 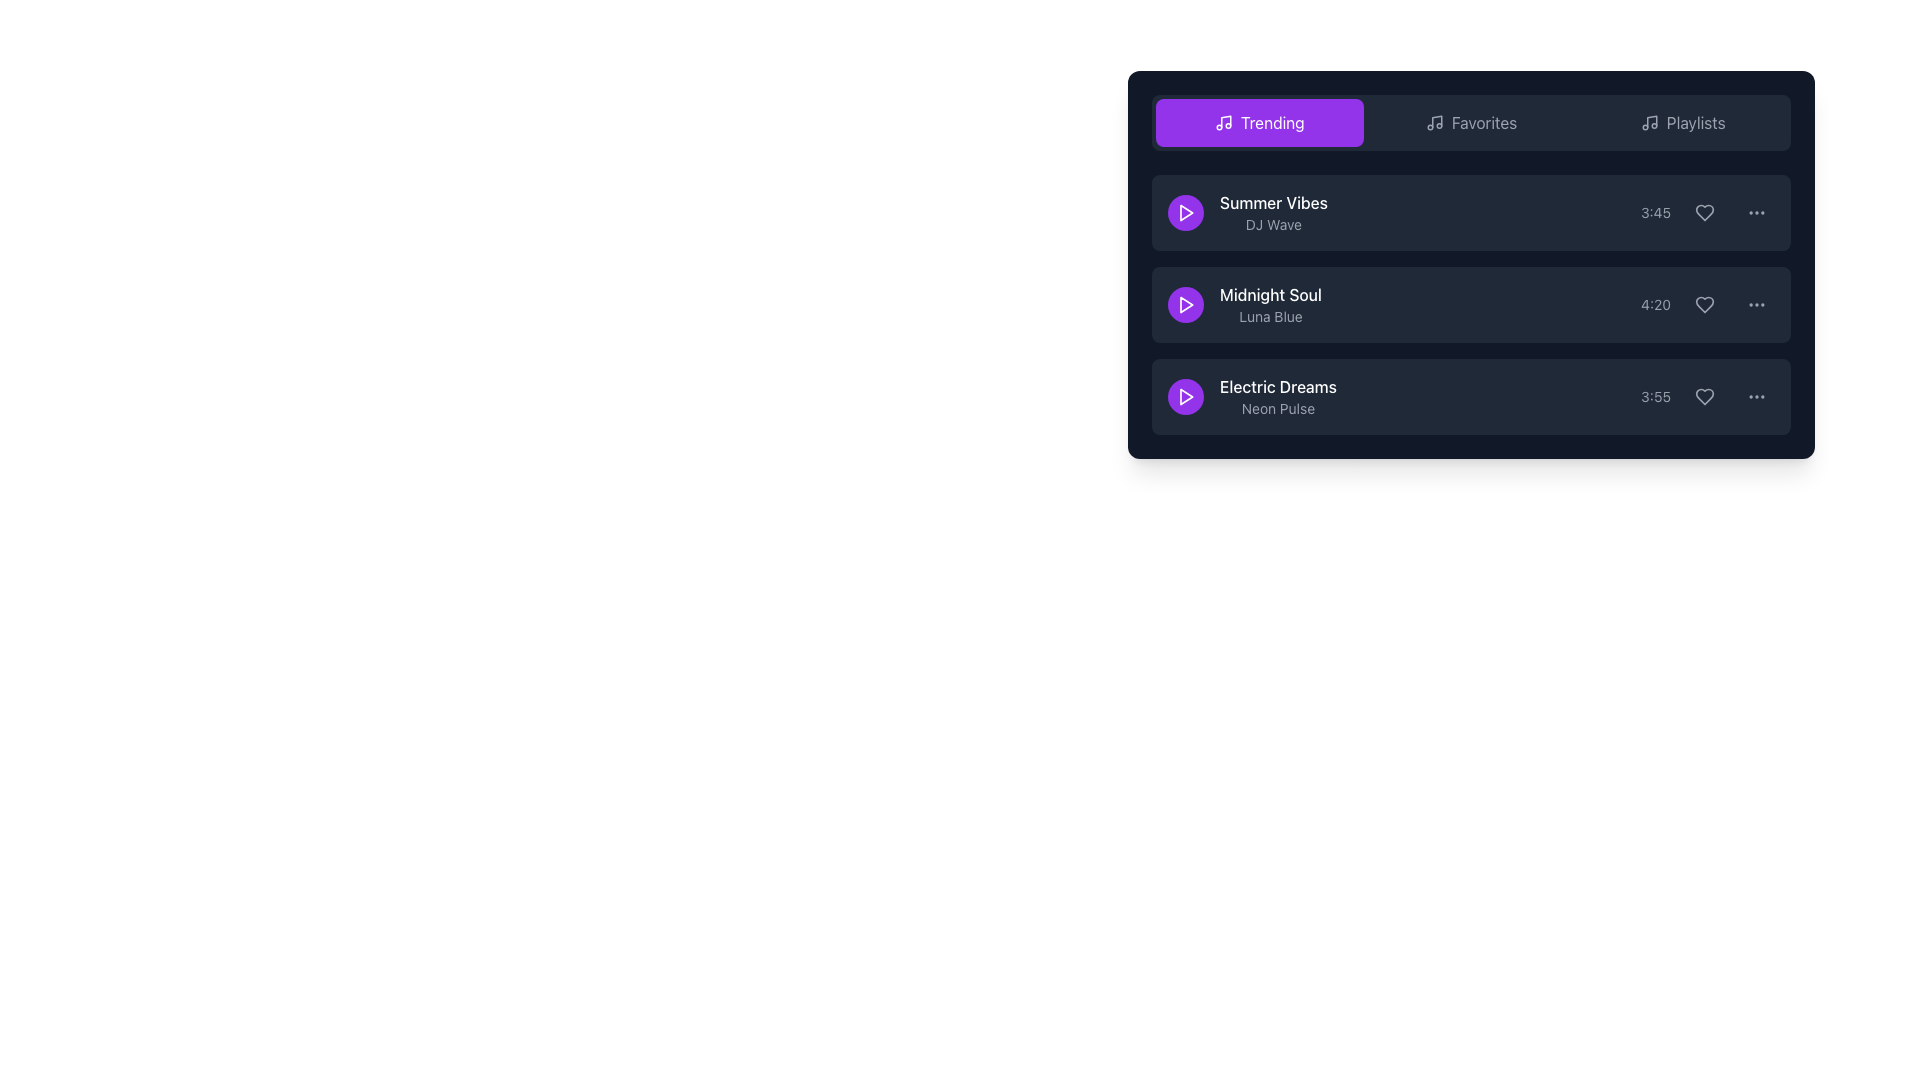 I want to click on the small gray static text label displaying '4:20', which is located in the middle of a vertical list of three items and toward the right side of the row, so click(x=1656, y=304).